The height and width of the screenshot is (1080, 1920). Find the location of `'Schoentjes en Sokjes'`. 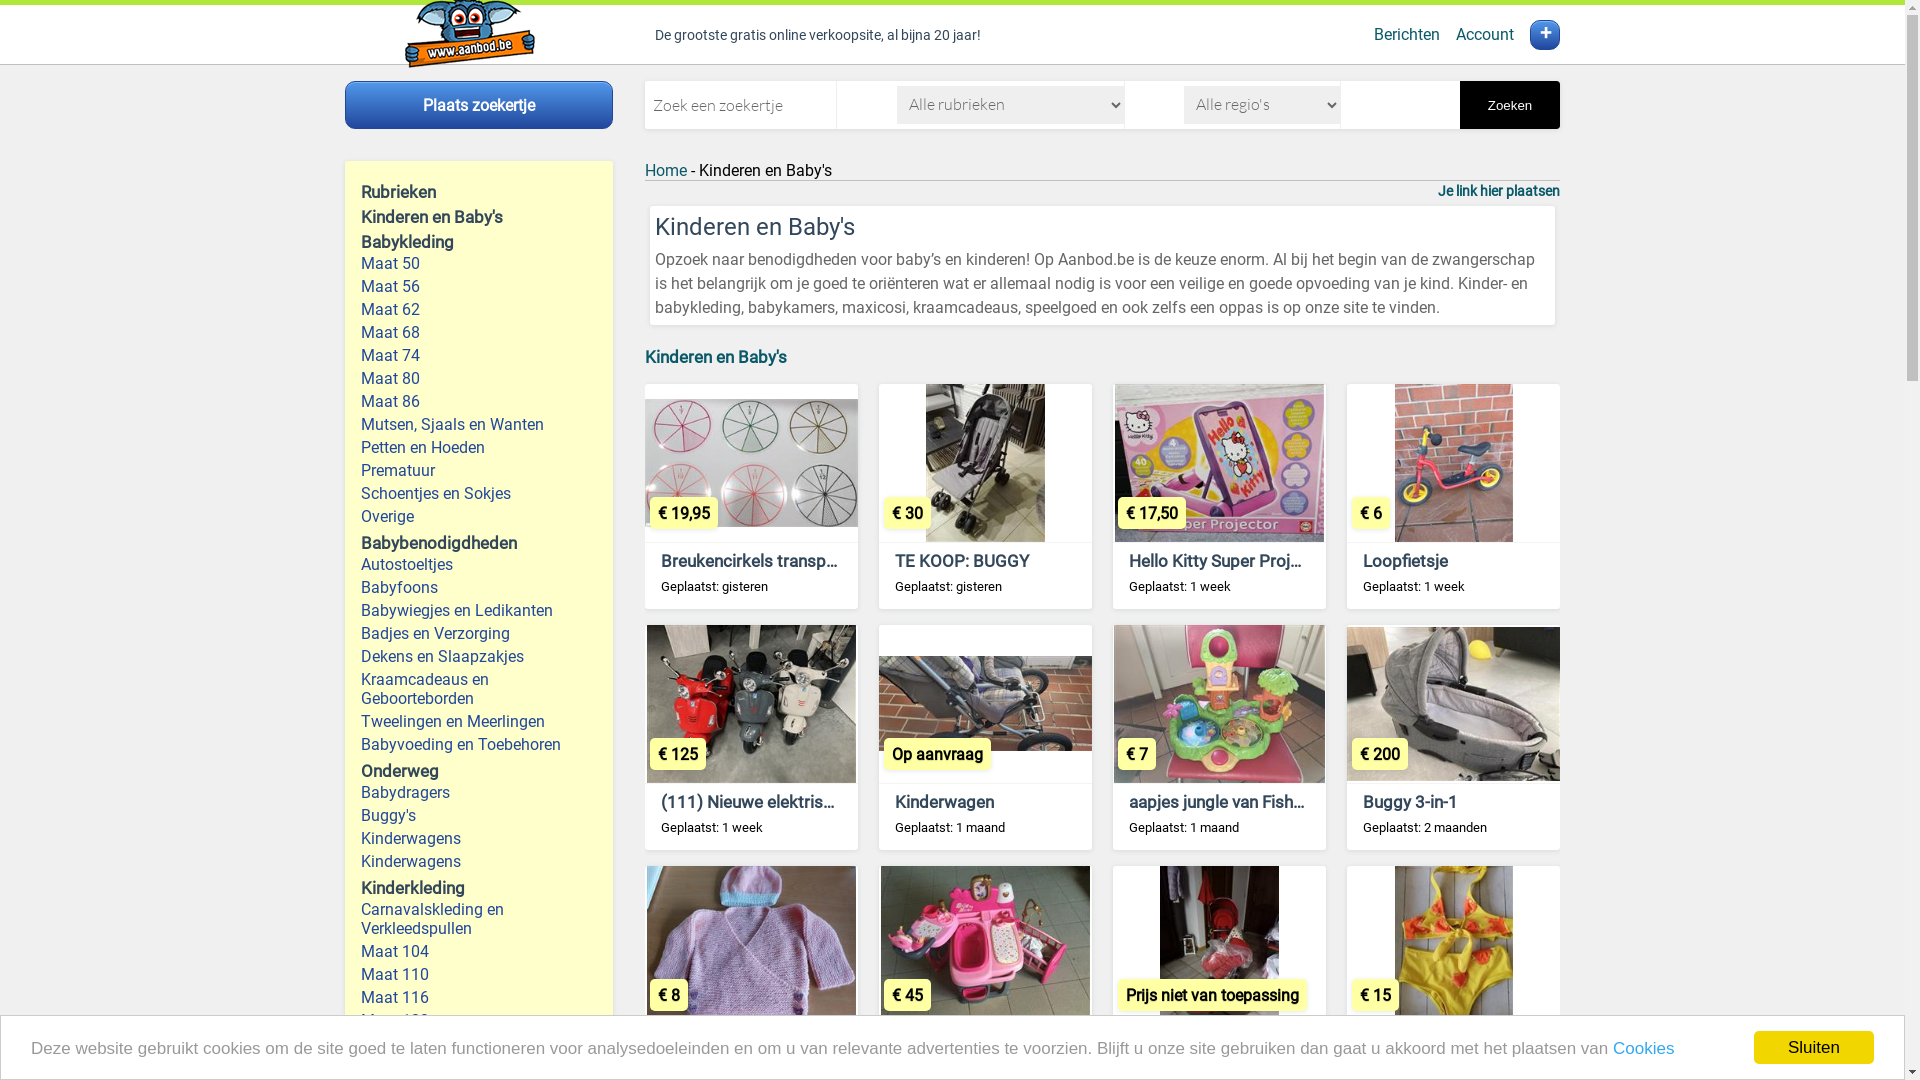

'Schoentjes en Sokjes' is located at coordinates (360, 493).